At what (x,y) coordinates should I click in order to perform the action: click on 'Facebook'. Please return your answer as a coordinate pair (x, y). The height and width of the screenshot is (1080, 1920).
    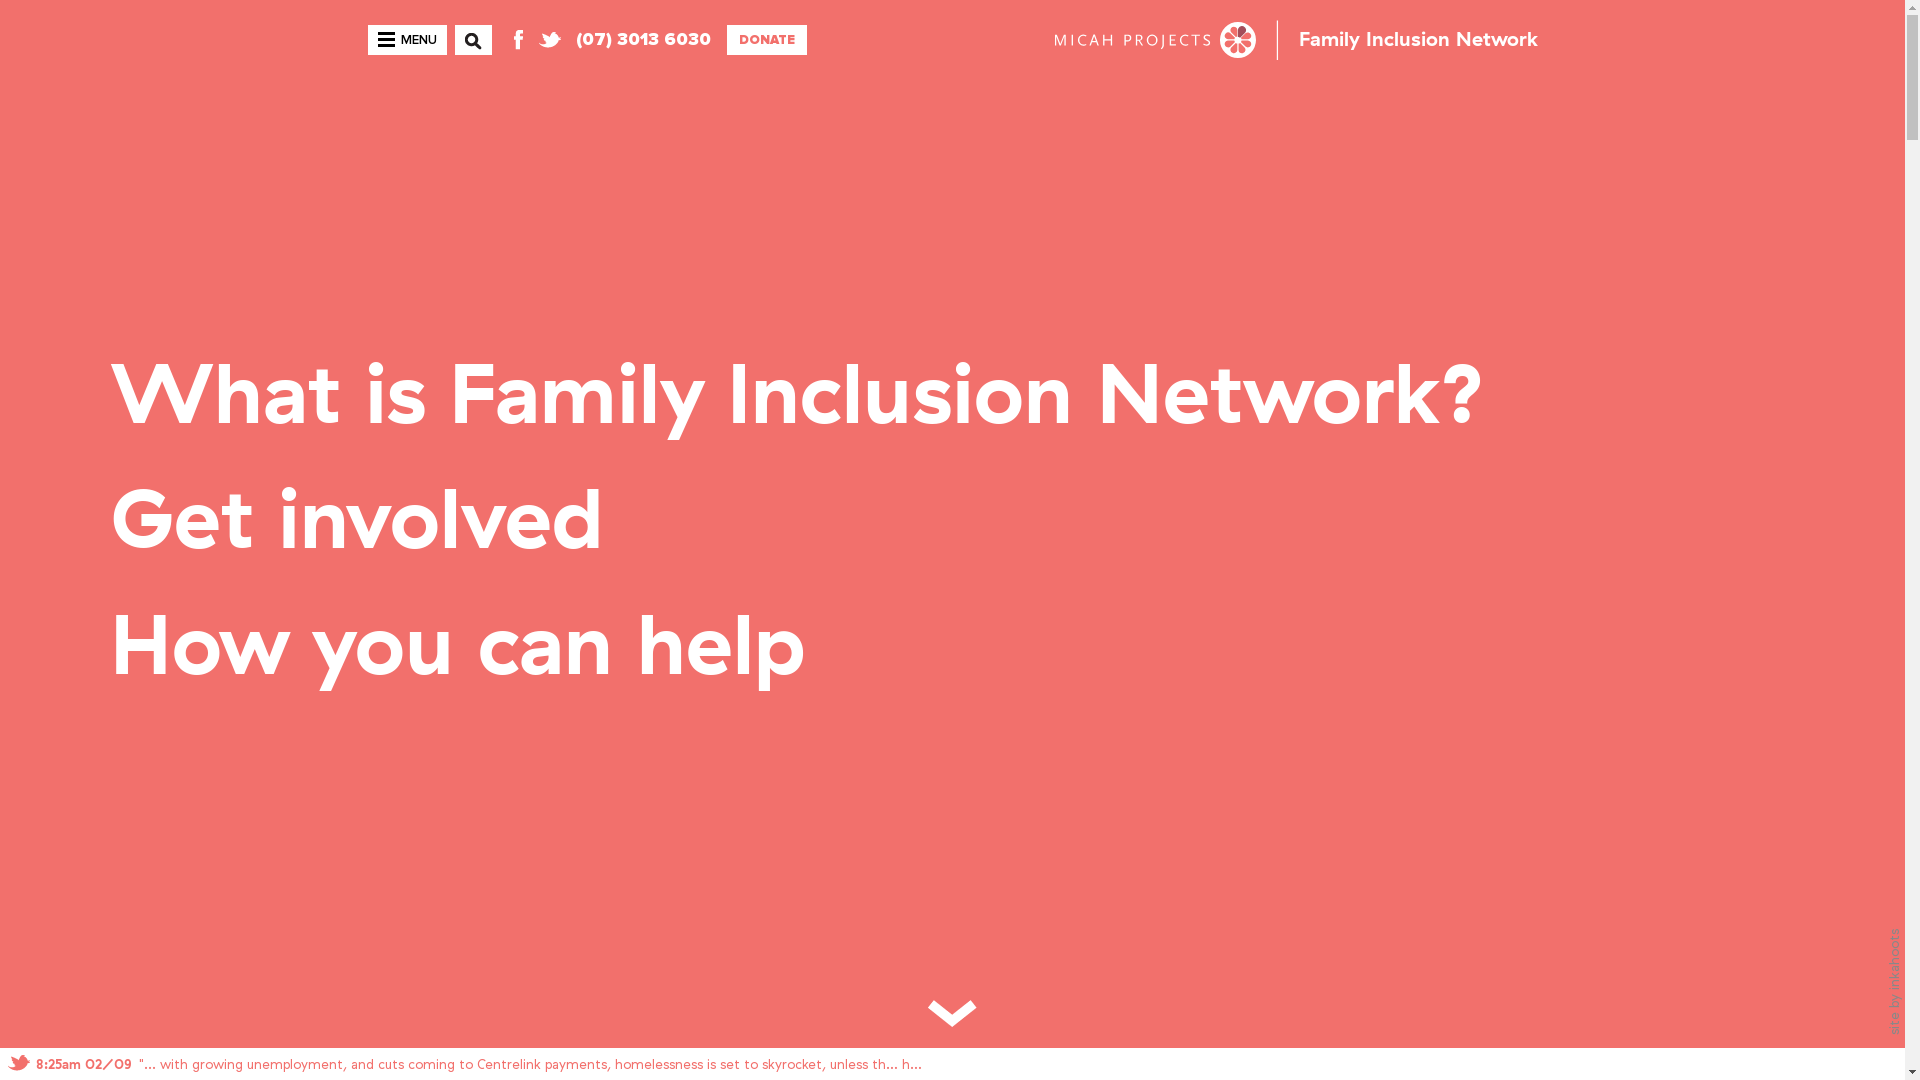
    Looking at the image, I should click on (505, 39).